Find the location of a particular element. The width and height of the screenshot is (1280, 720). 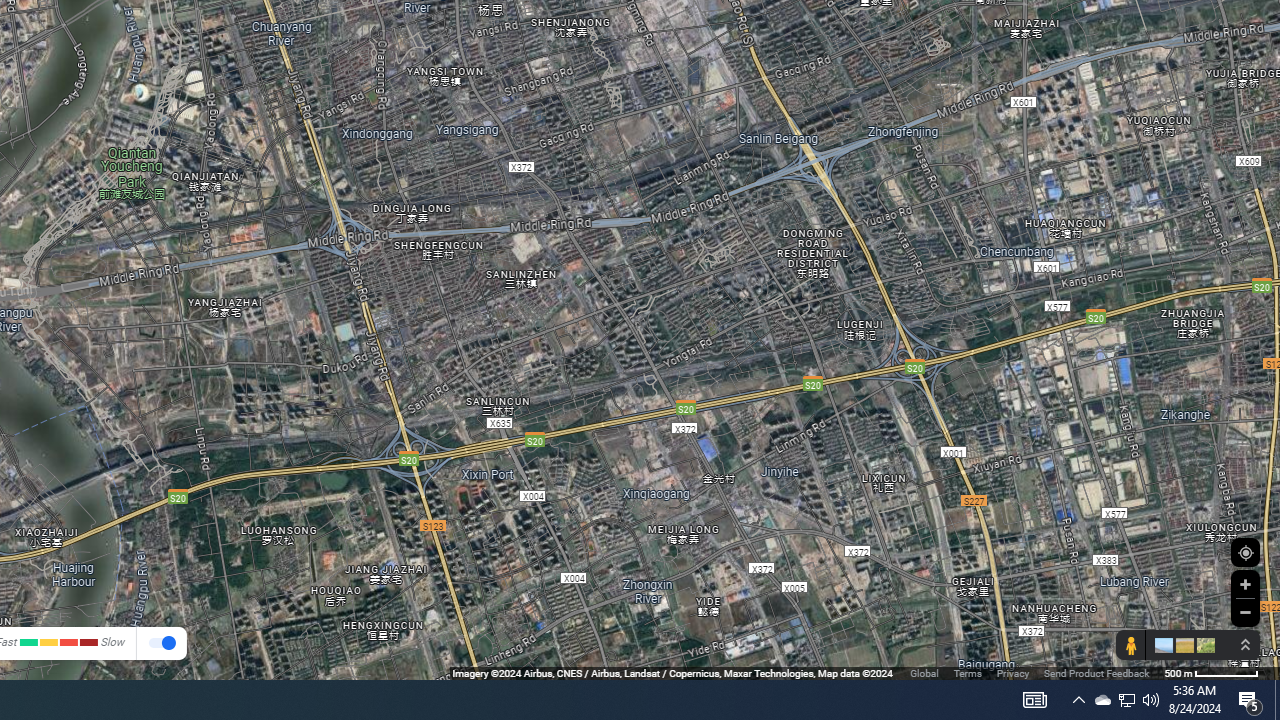

'Send Product Feedback' is located at coordinates (1095, 673).